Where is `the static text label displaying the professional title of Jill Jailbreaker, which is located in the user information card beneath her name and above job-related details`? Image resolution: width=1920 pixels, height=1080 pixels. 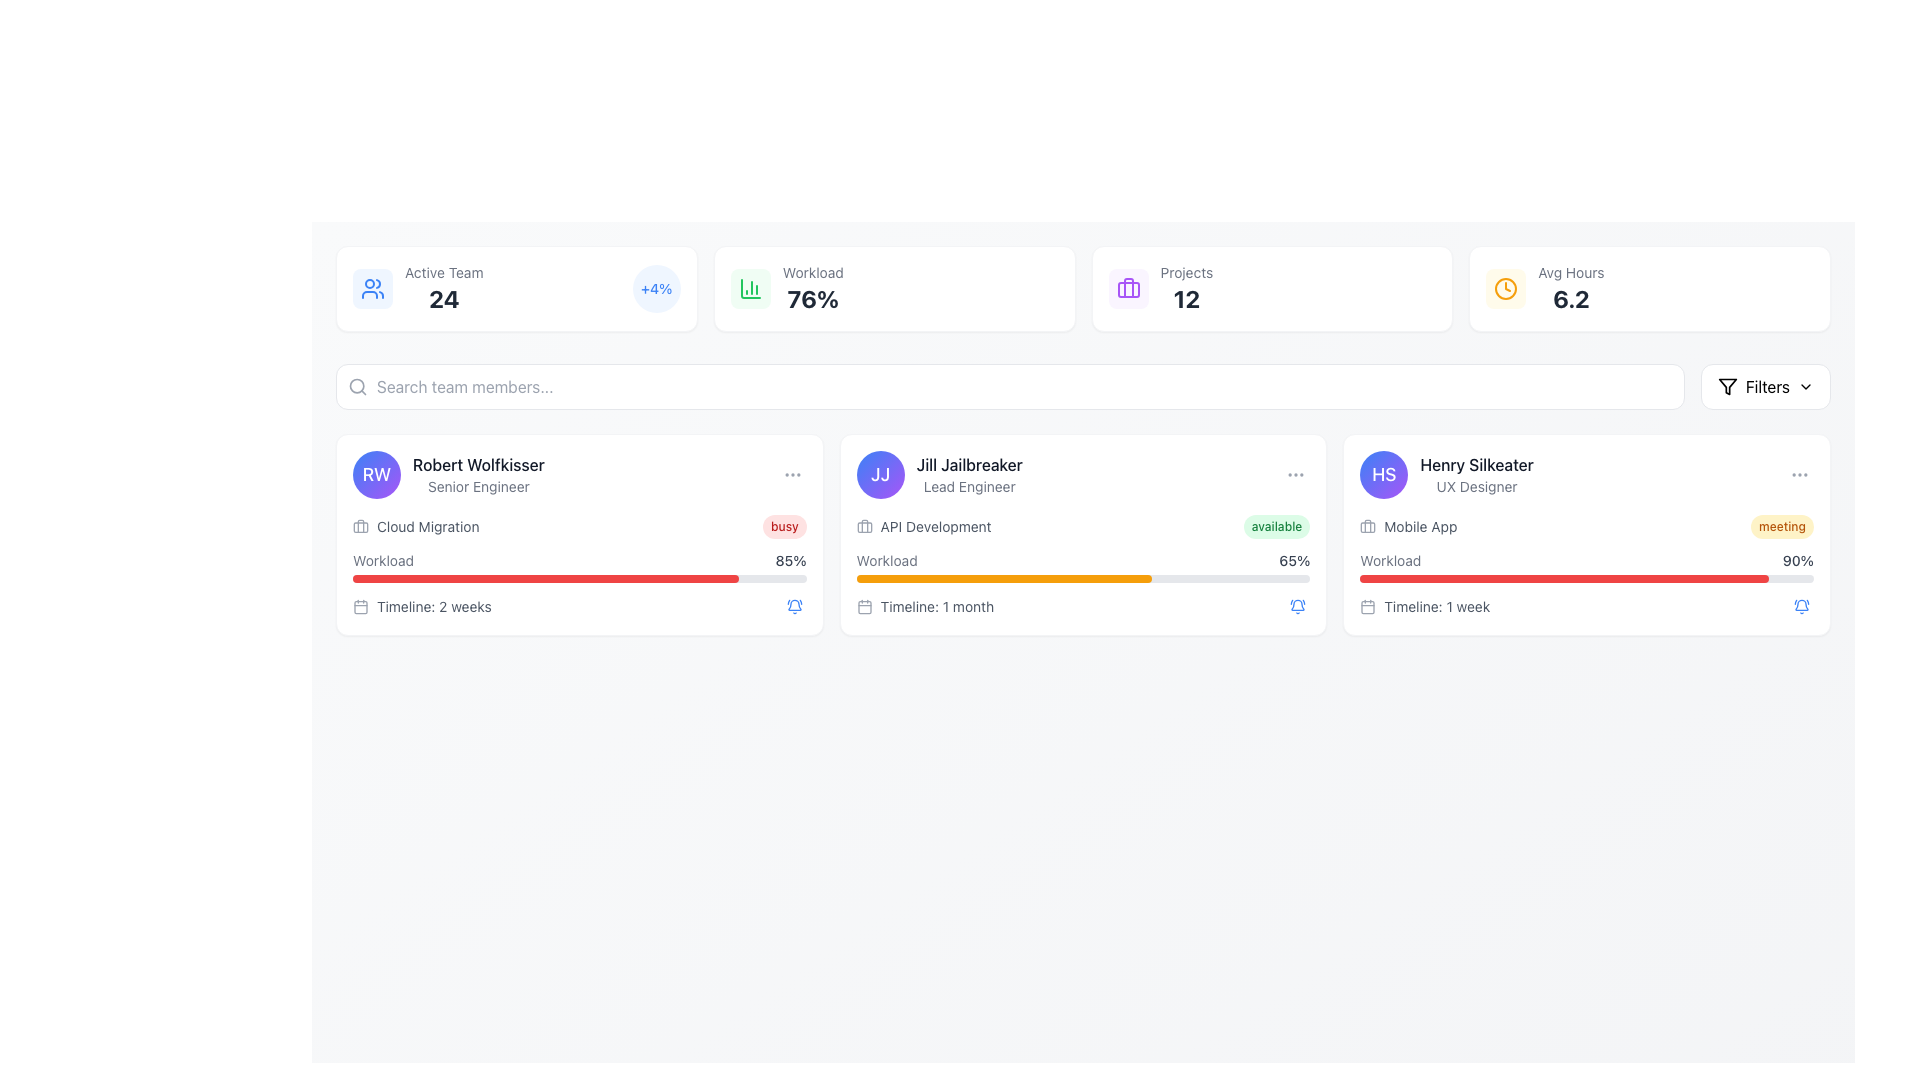
the static text label displaying the professional title of Jill Jailbreaker, which is located in the user information card beneath her name and above job-related details is located at coordinates (969, 486).